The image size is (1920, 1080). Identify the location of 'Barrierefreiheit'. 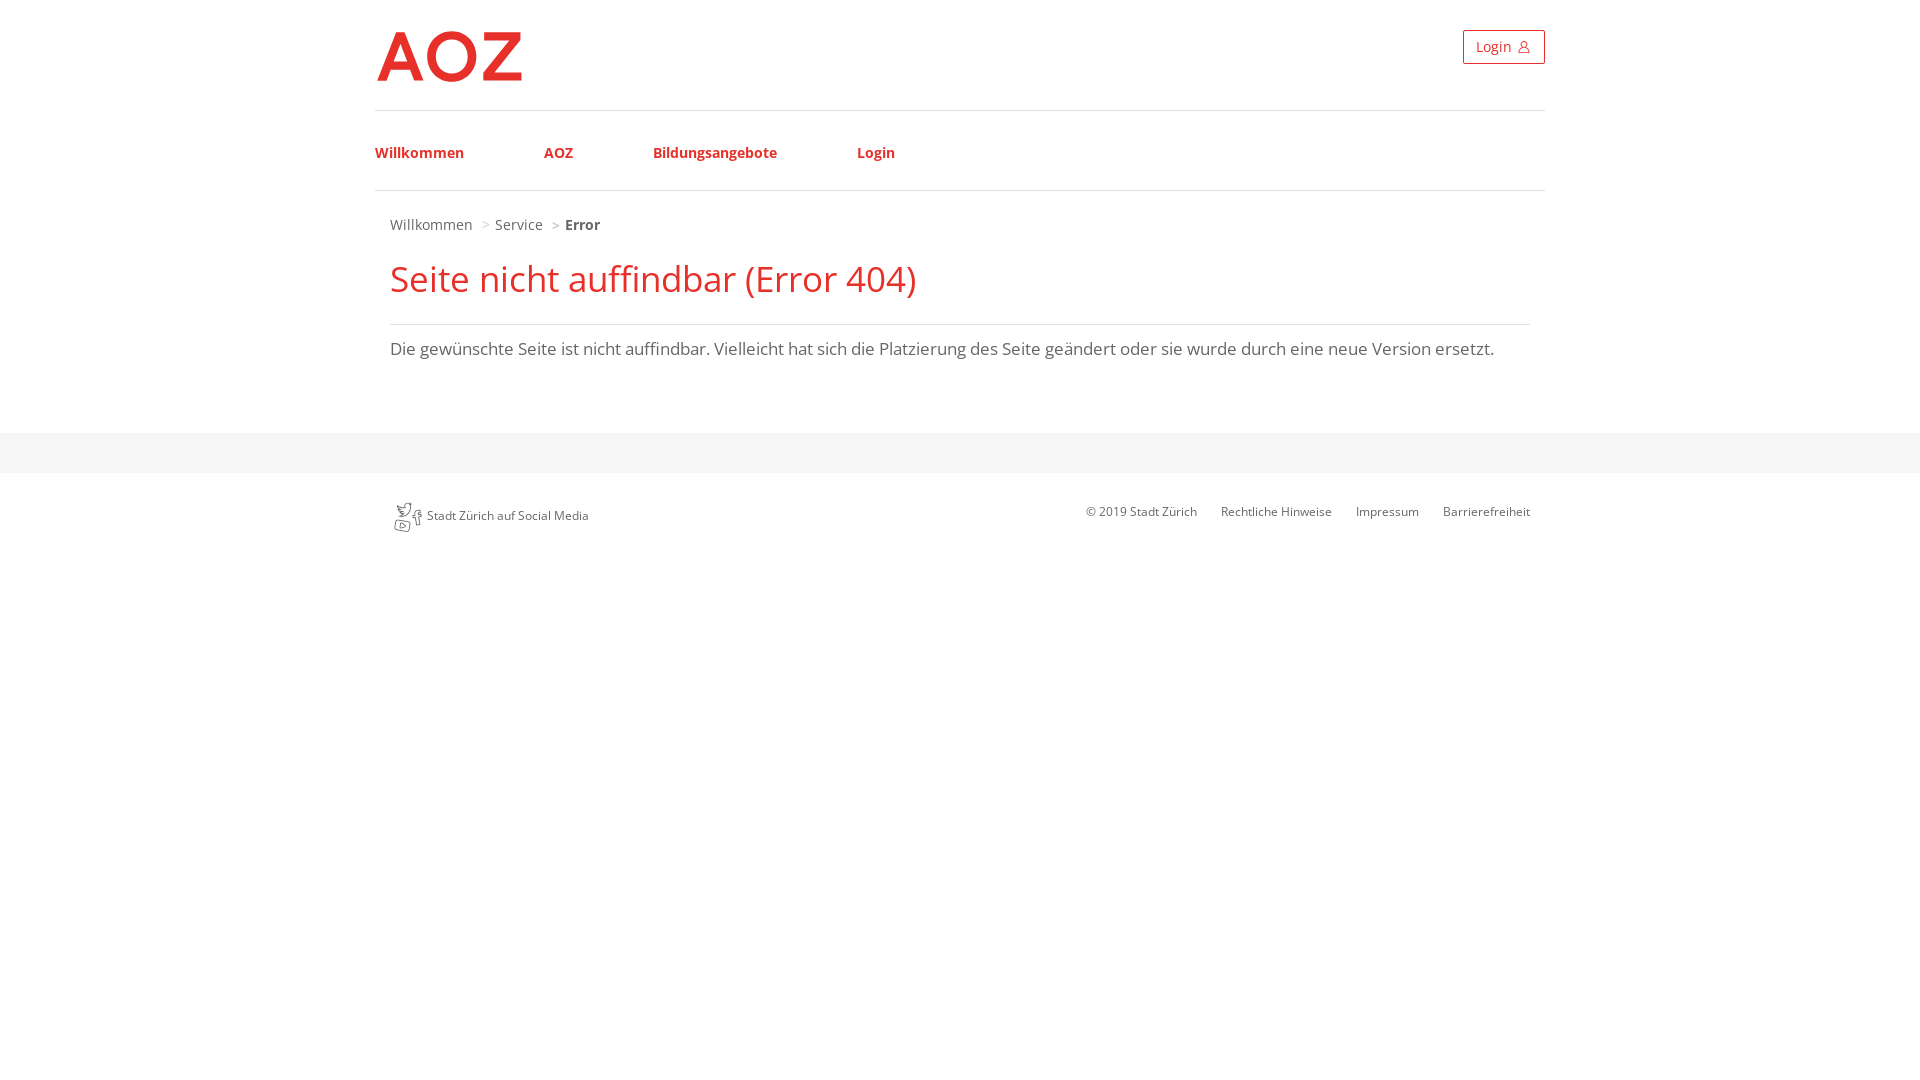
(1443, 510).